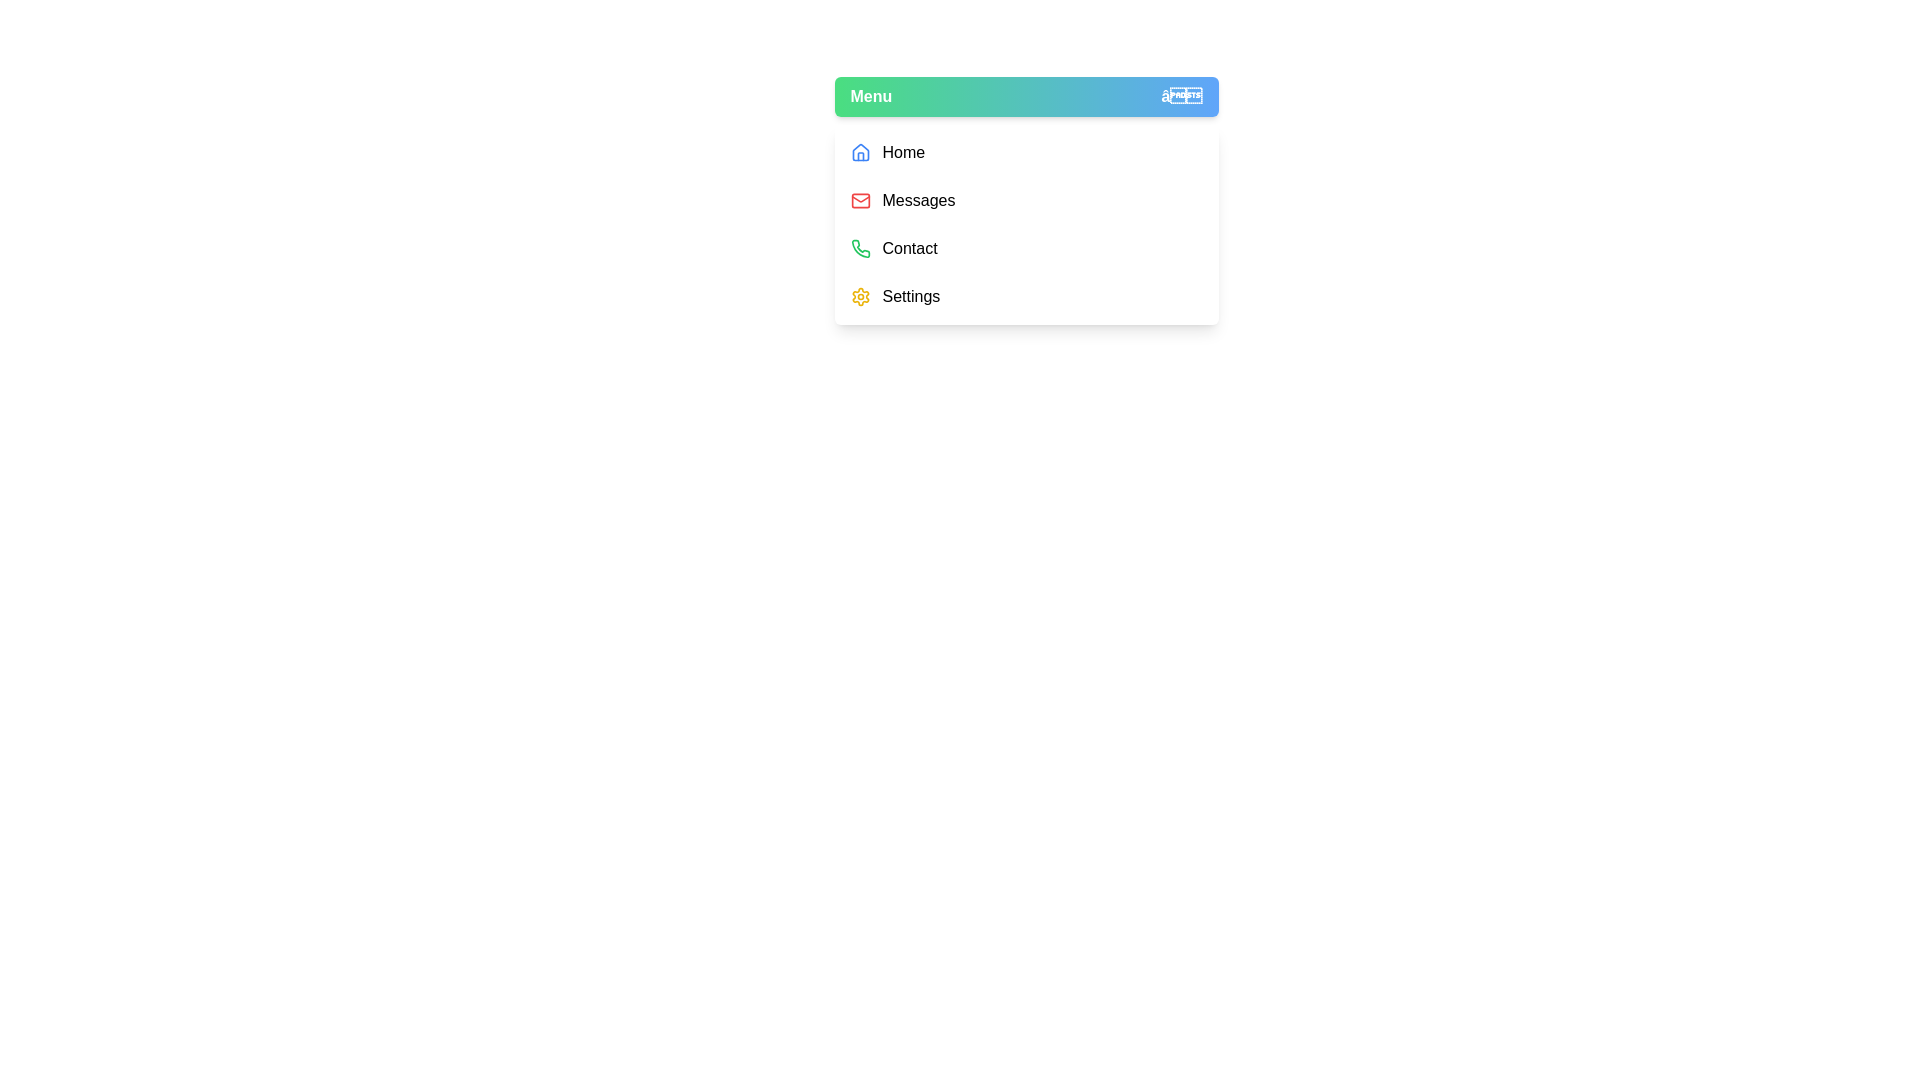  What do you see at coordinates (1026, 297) in the screenshot?
I see `the menu item Settings` at bounding box center [1026, 297].